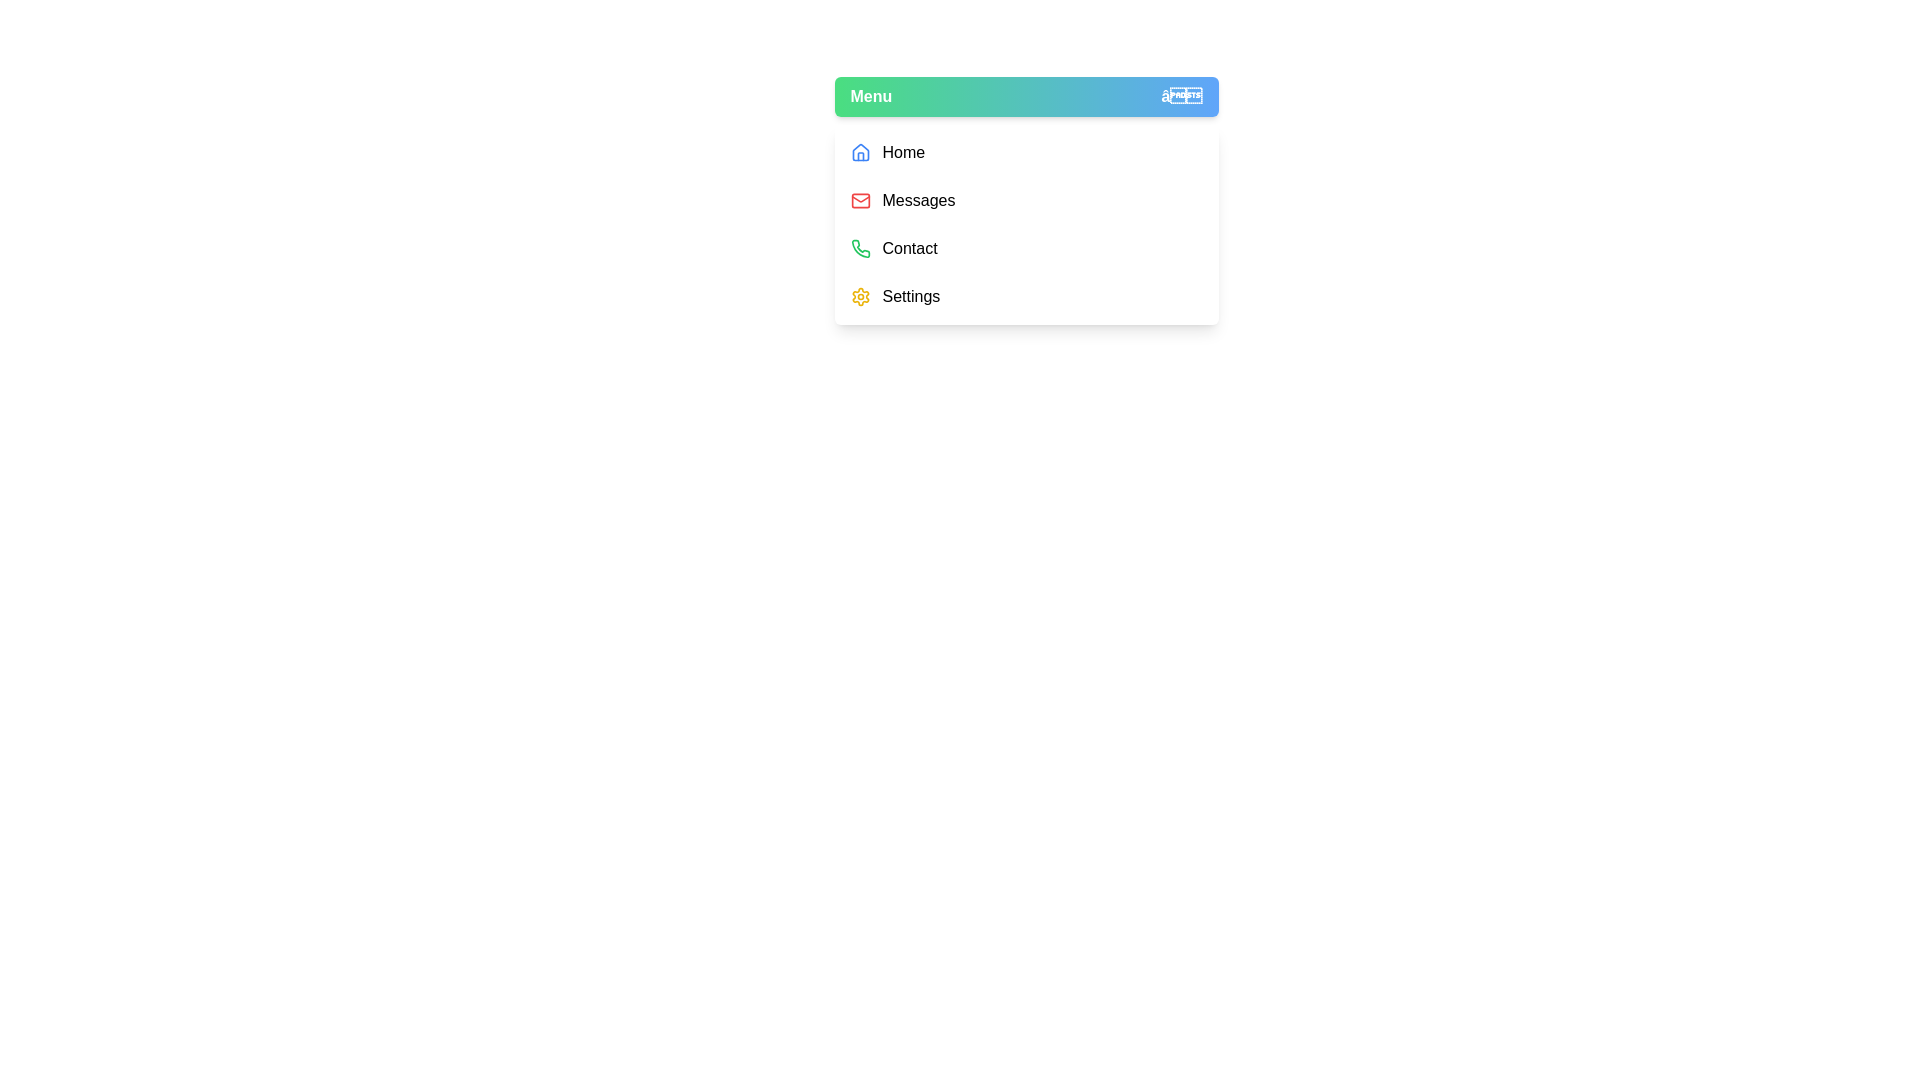  What do you see at coordinates (1026, 297) in the screenshot?
I see `the menu item Settings` at bounding box center [1026, 297].